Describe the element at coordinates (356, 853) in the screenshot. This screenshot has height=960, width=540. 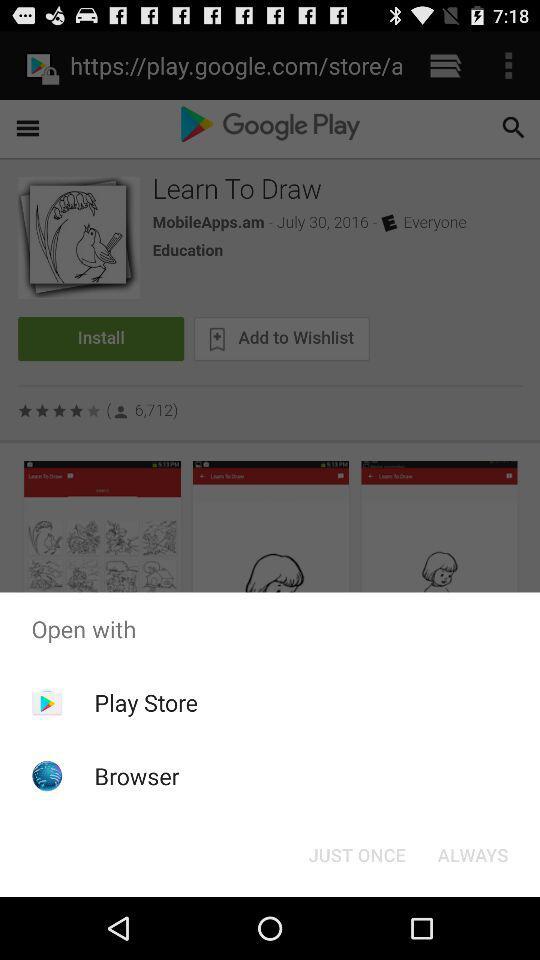
I see `item to the left of always button` at that location.